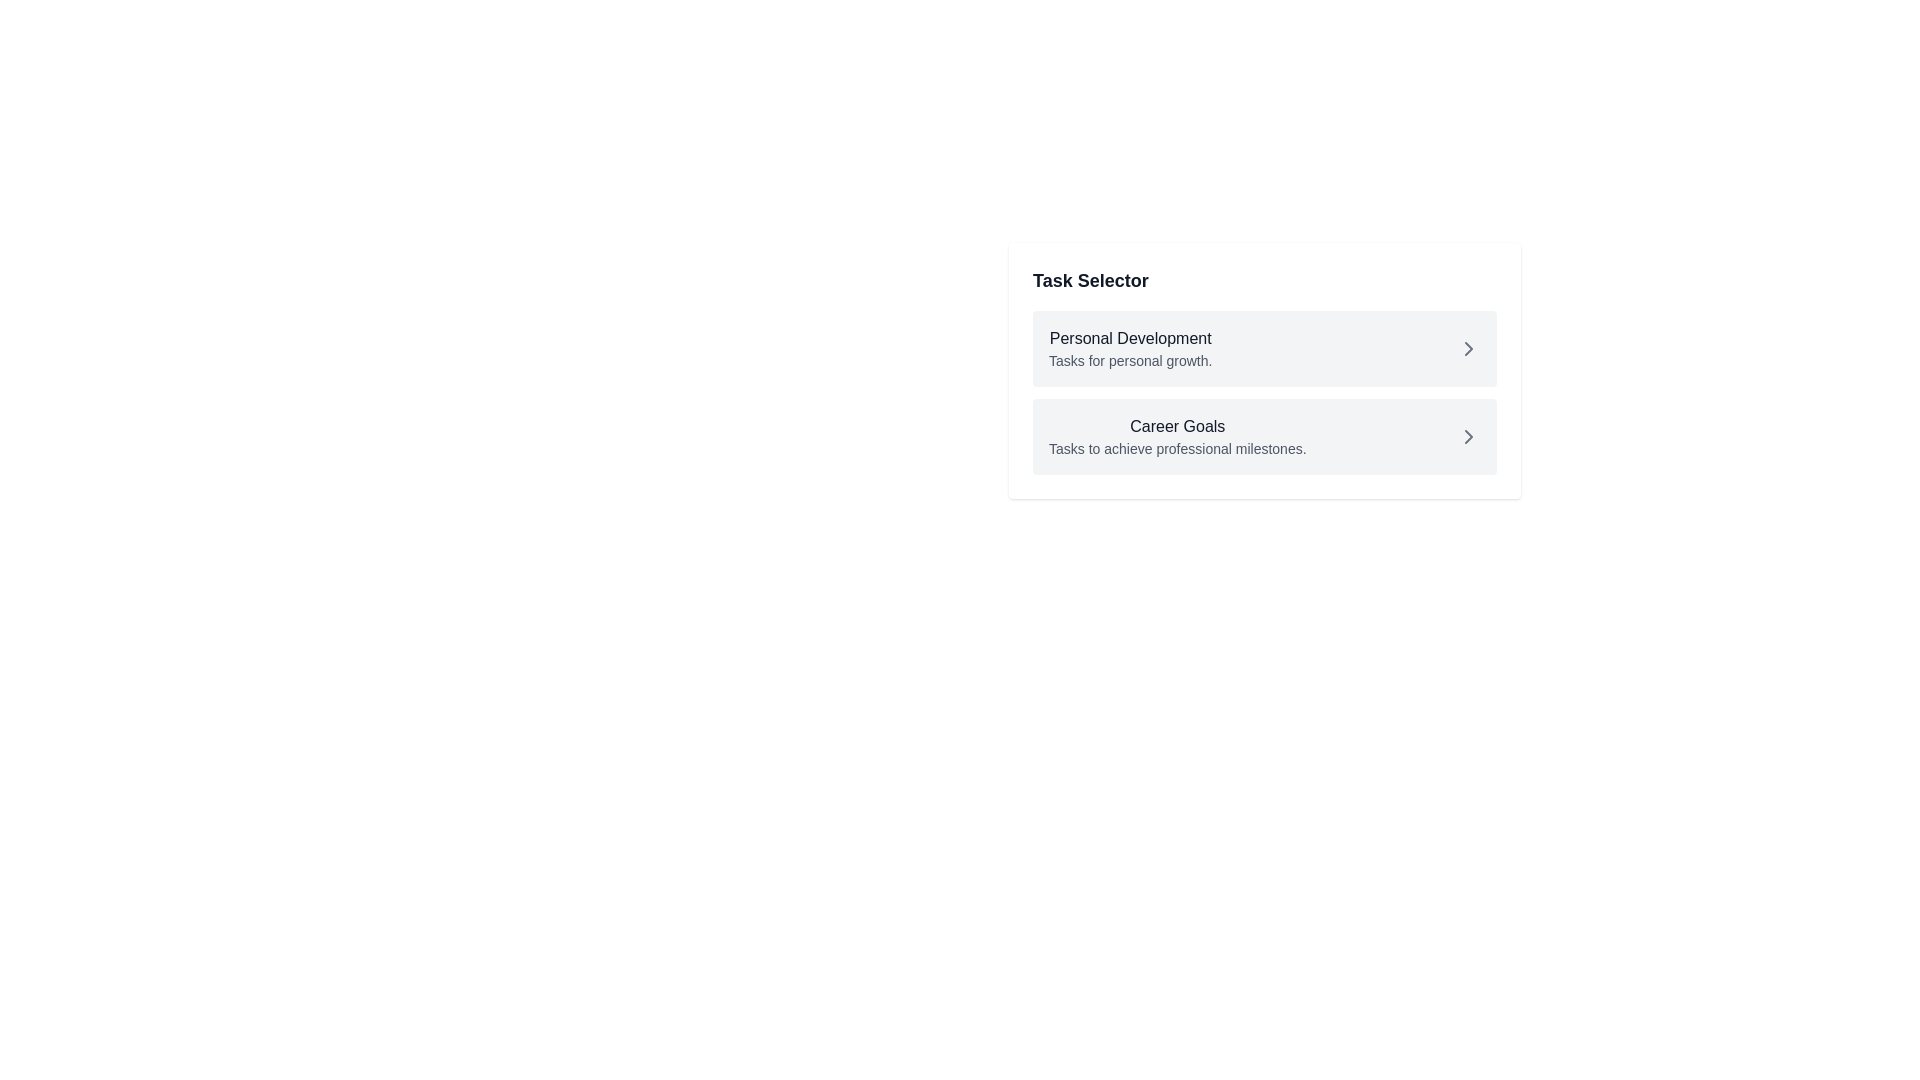 This screenshot has height=1080, width=1920. What do you see at coordinates (1468, 435) in the screenshot?
I see `the chevron arrow icon that symbolizes navigation within the 'Career Goals' section button` at bounding box center [1468, 435].